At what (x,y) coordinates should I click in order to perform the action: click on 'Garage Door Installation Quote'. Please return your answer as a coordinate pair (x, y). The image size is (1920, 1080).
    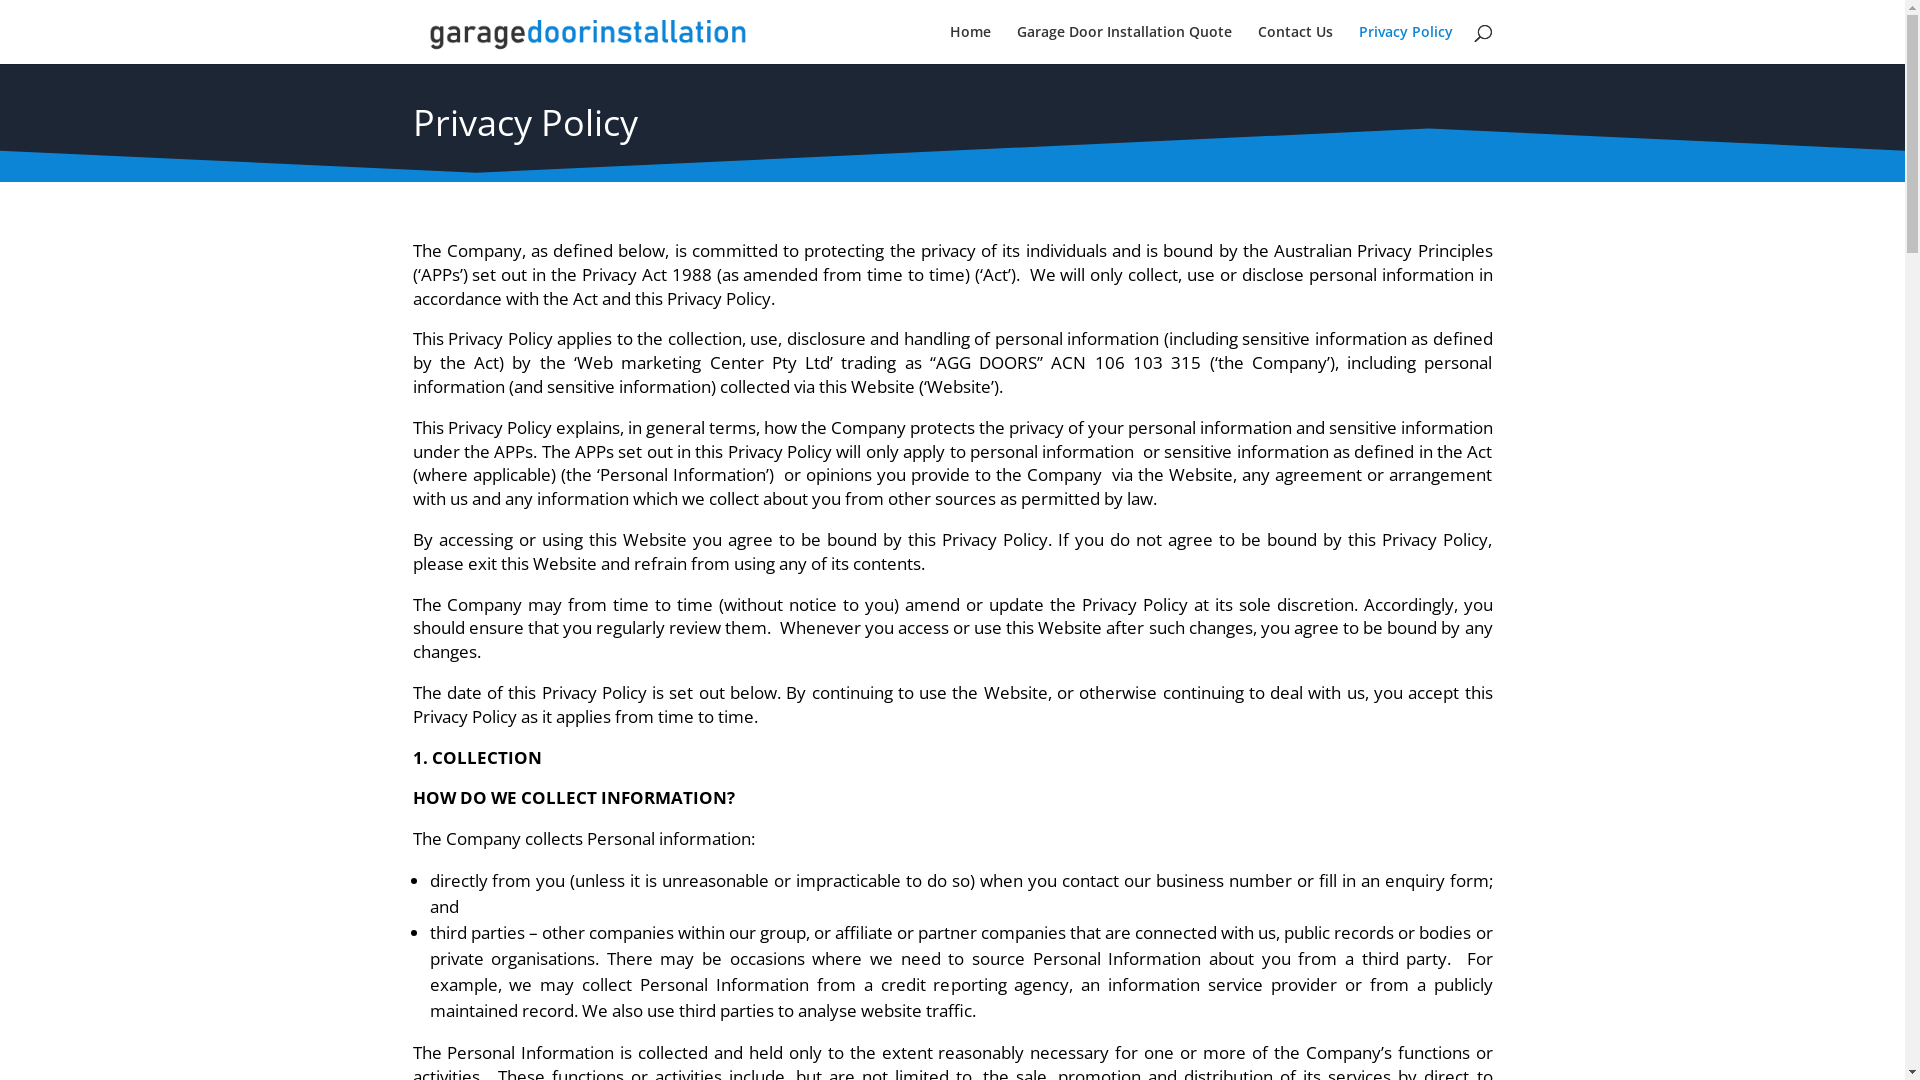
    Looking at the image, I should click on (1123, 44).